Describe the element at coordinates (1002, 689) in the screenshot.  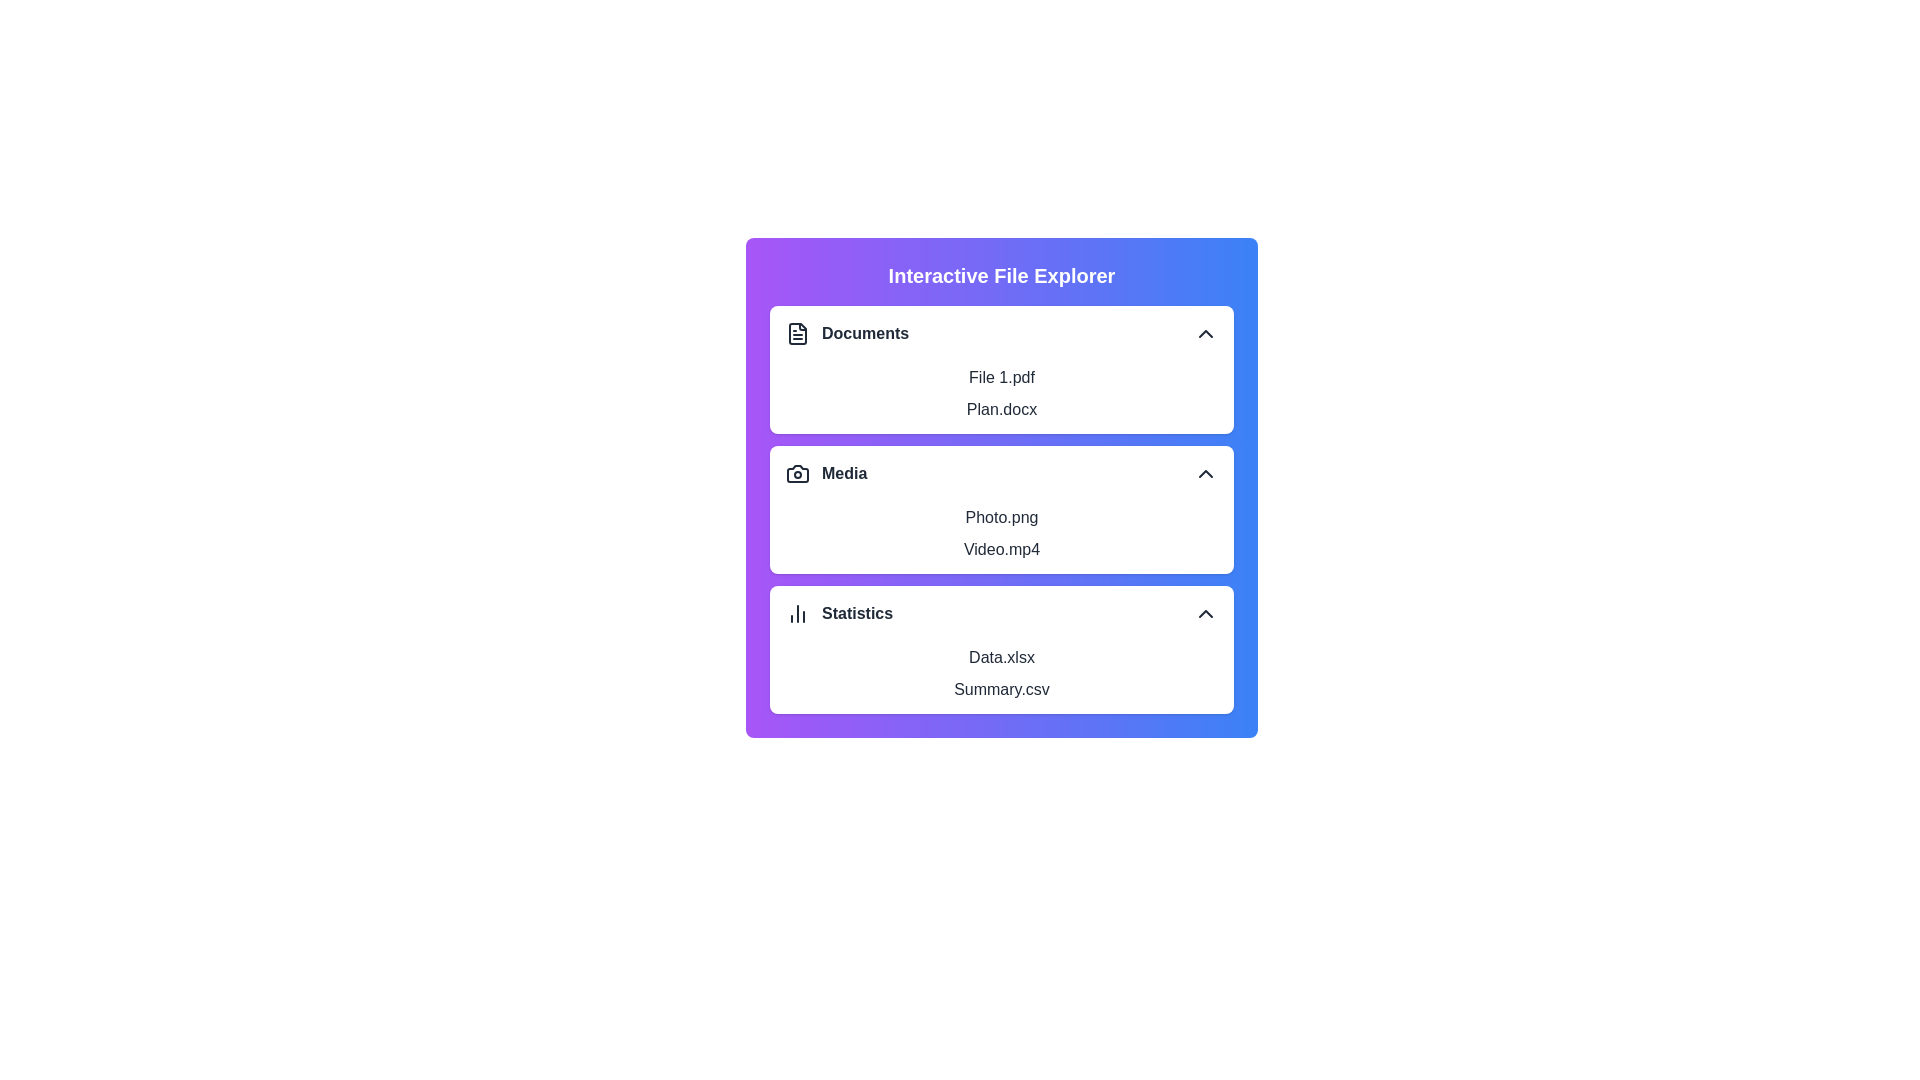
I see `the item Summary.csv from the section Statistics` at that location.